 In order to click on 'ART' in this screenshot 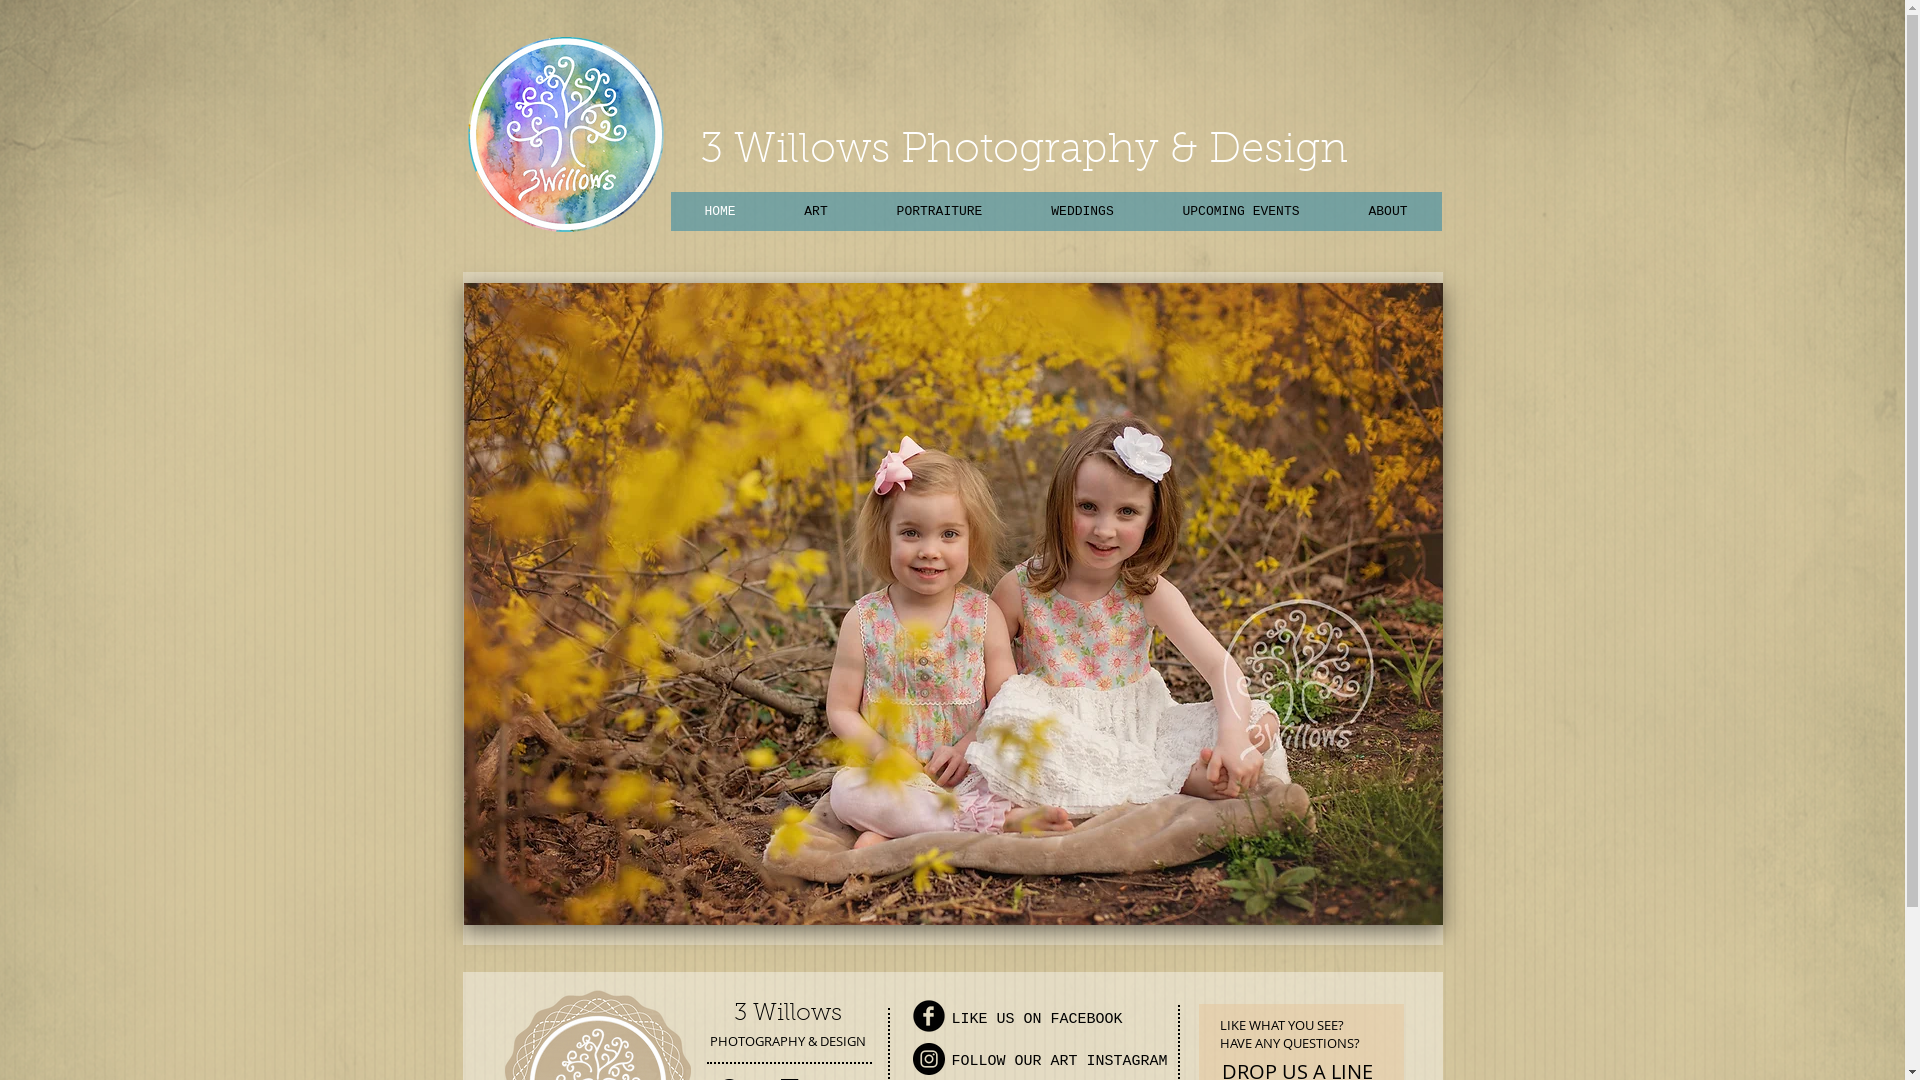, I will do `click(816, 211)`.